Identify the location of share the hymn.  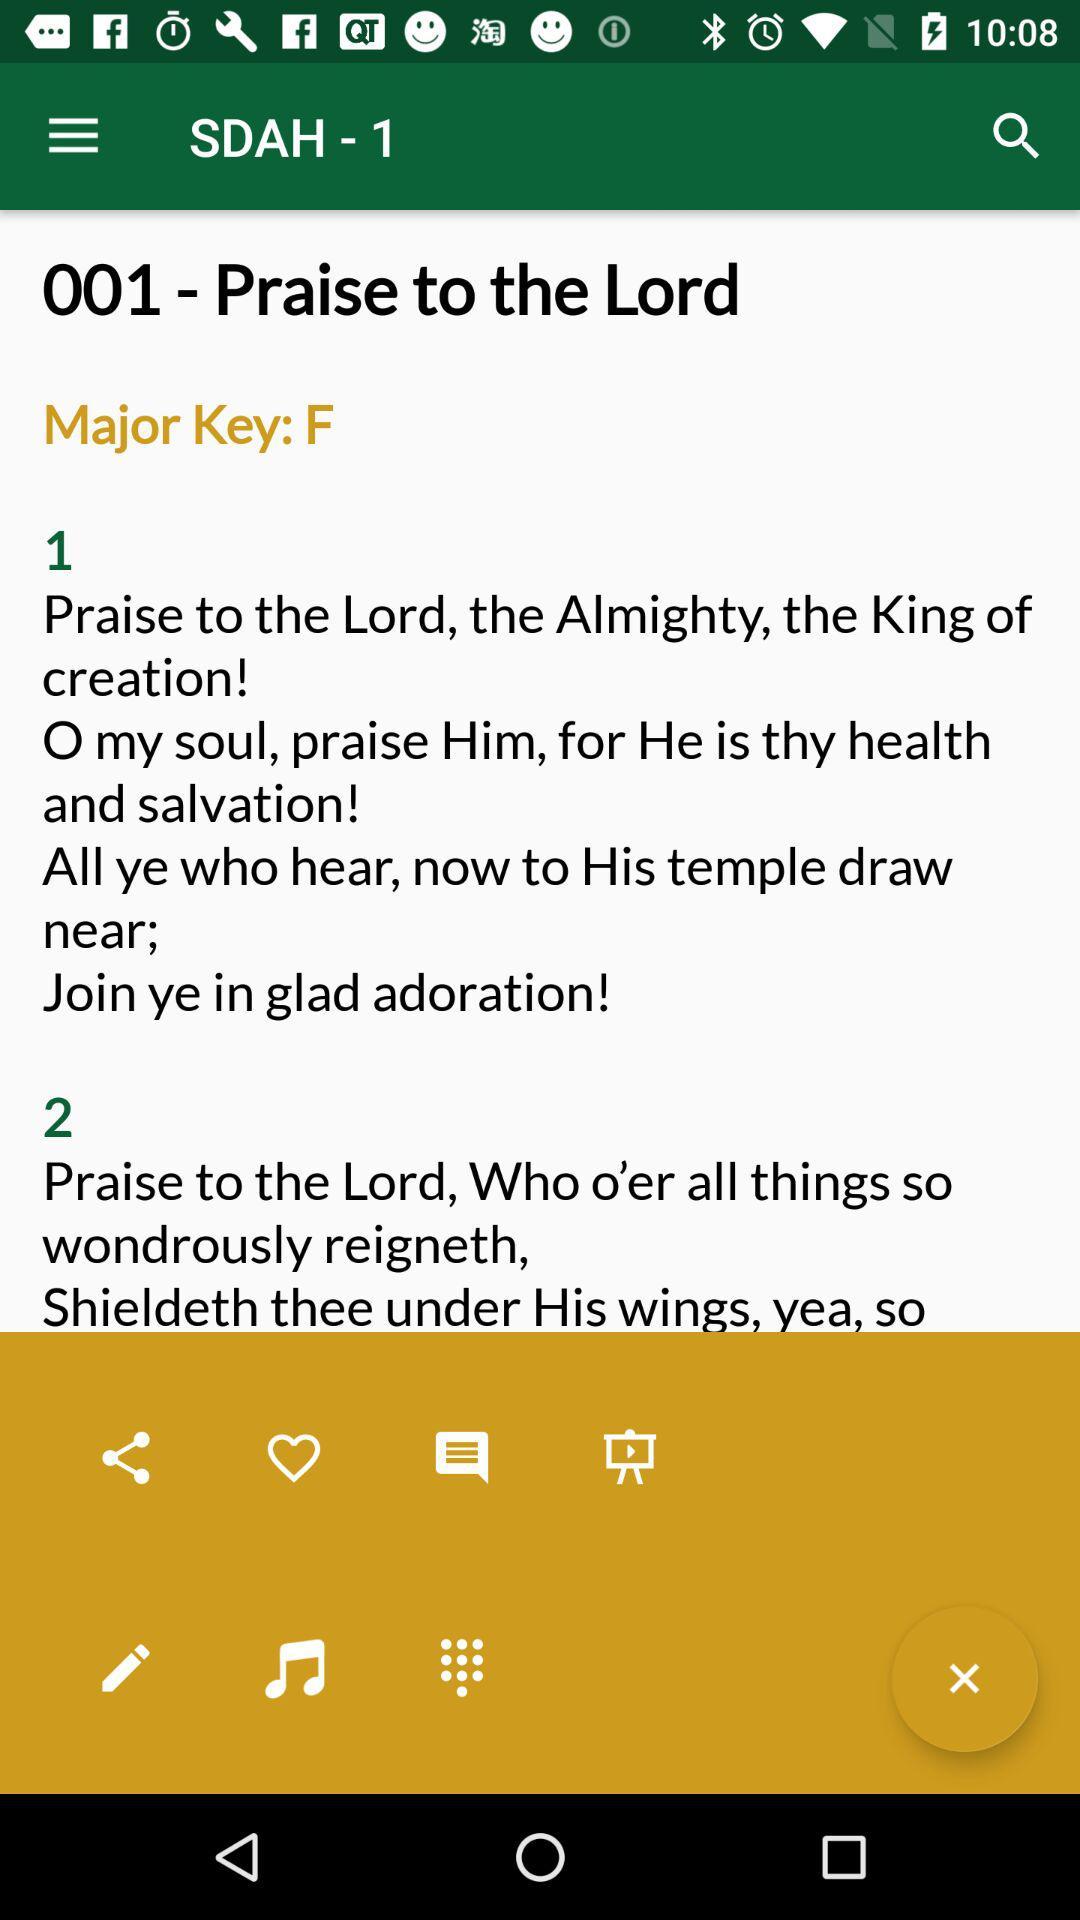
(126, 1458).